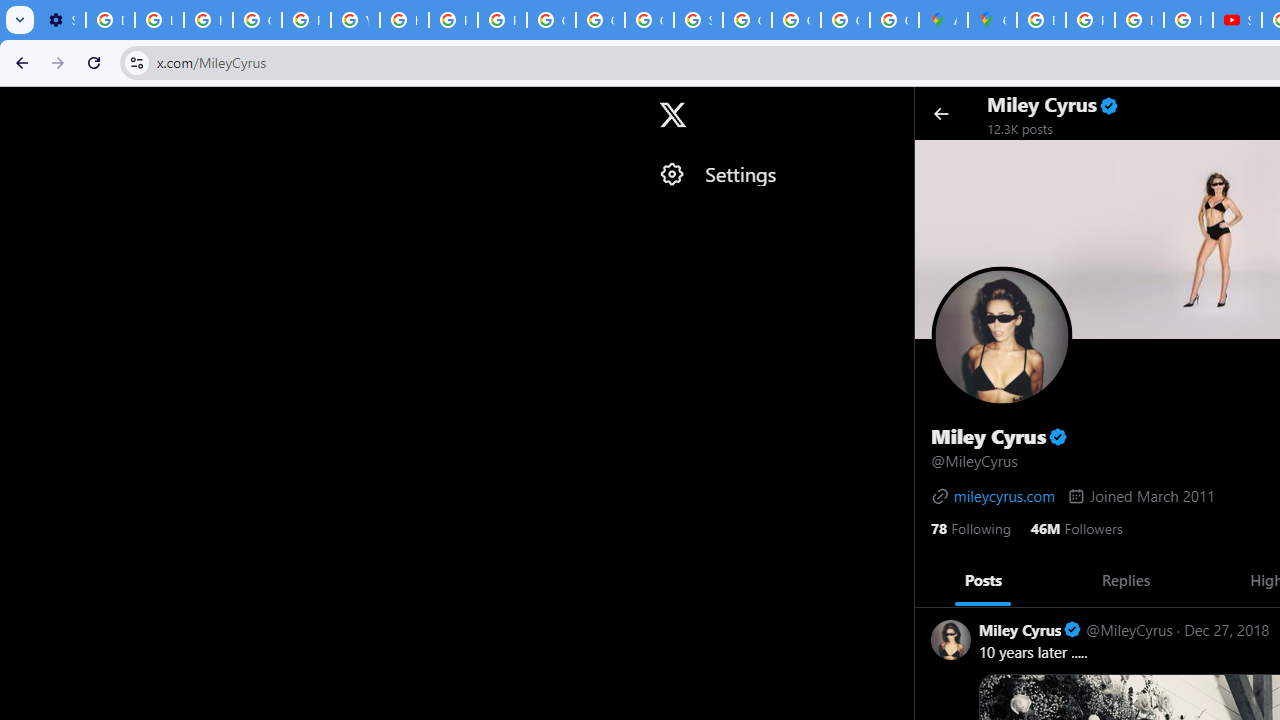 This screenshot has width=1280, height=720. I want to click on 'YouTube', so click(355, 20).